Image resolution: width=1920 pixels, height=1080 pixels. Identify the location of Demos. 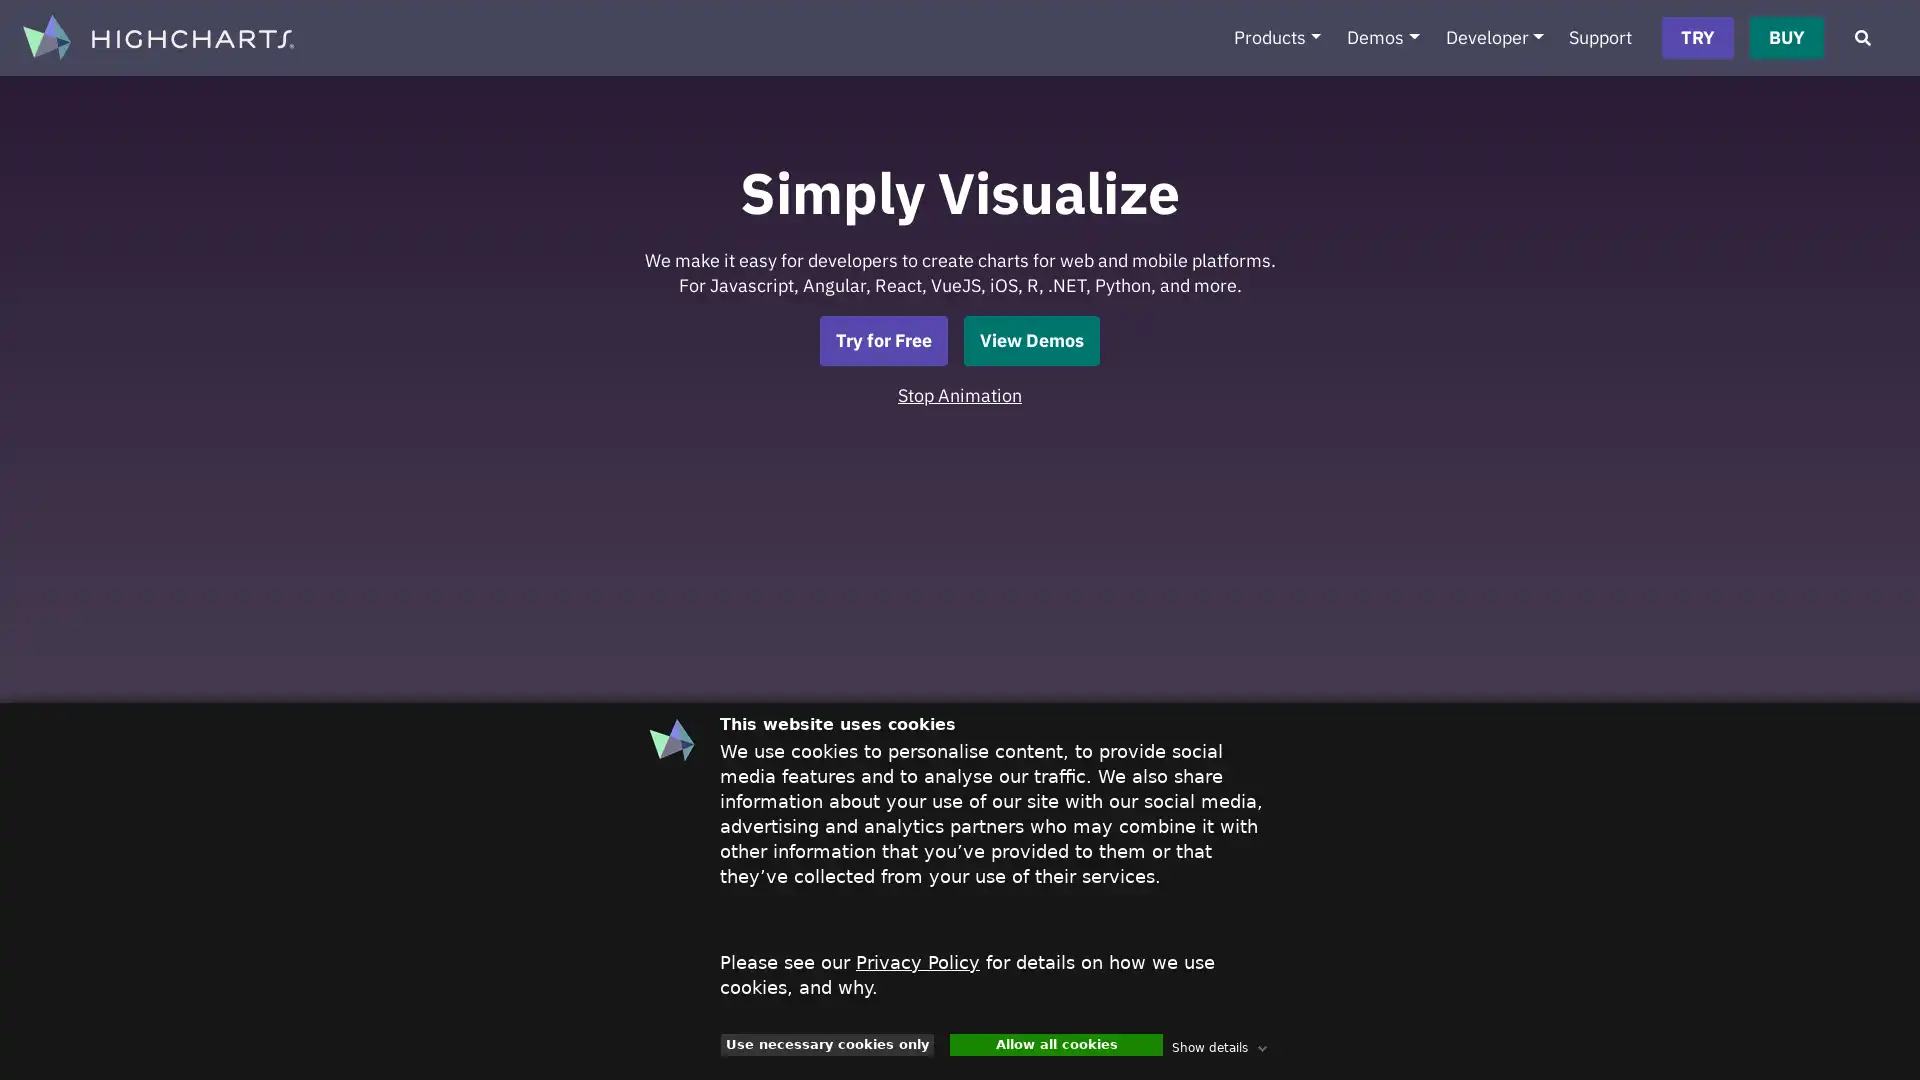
(1381, 38).